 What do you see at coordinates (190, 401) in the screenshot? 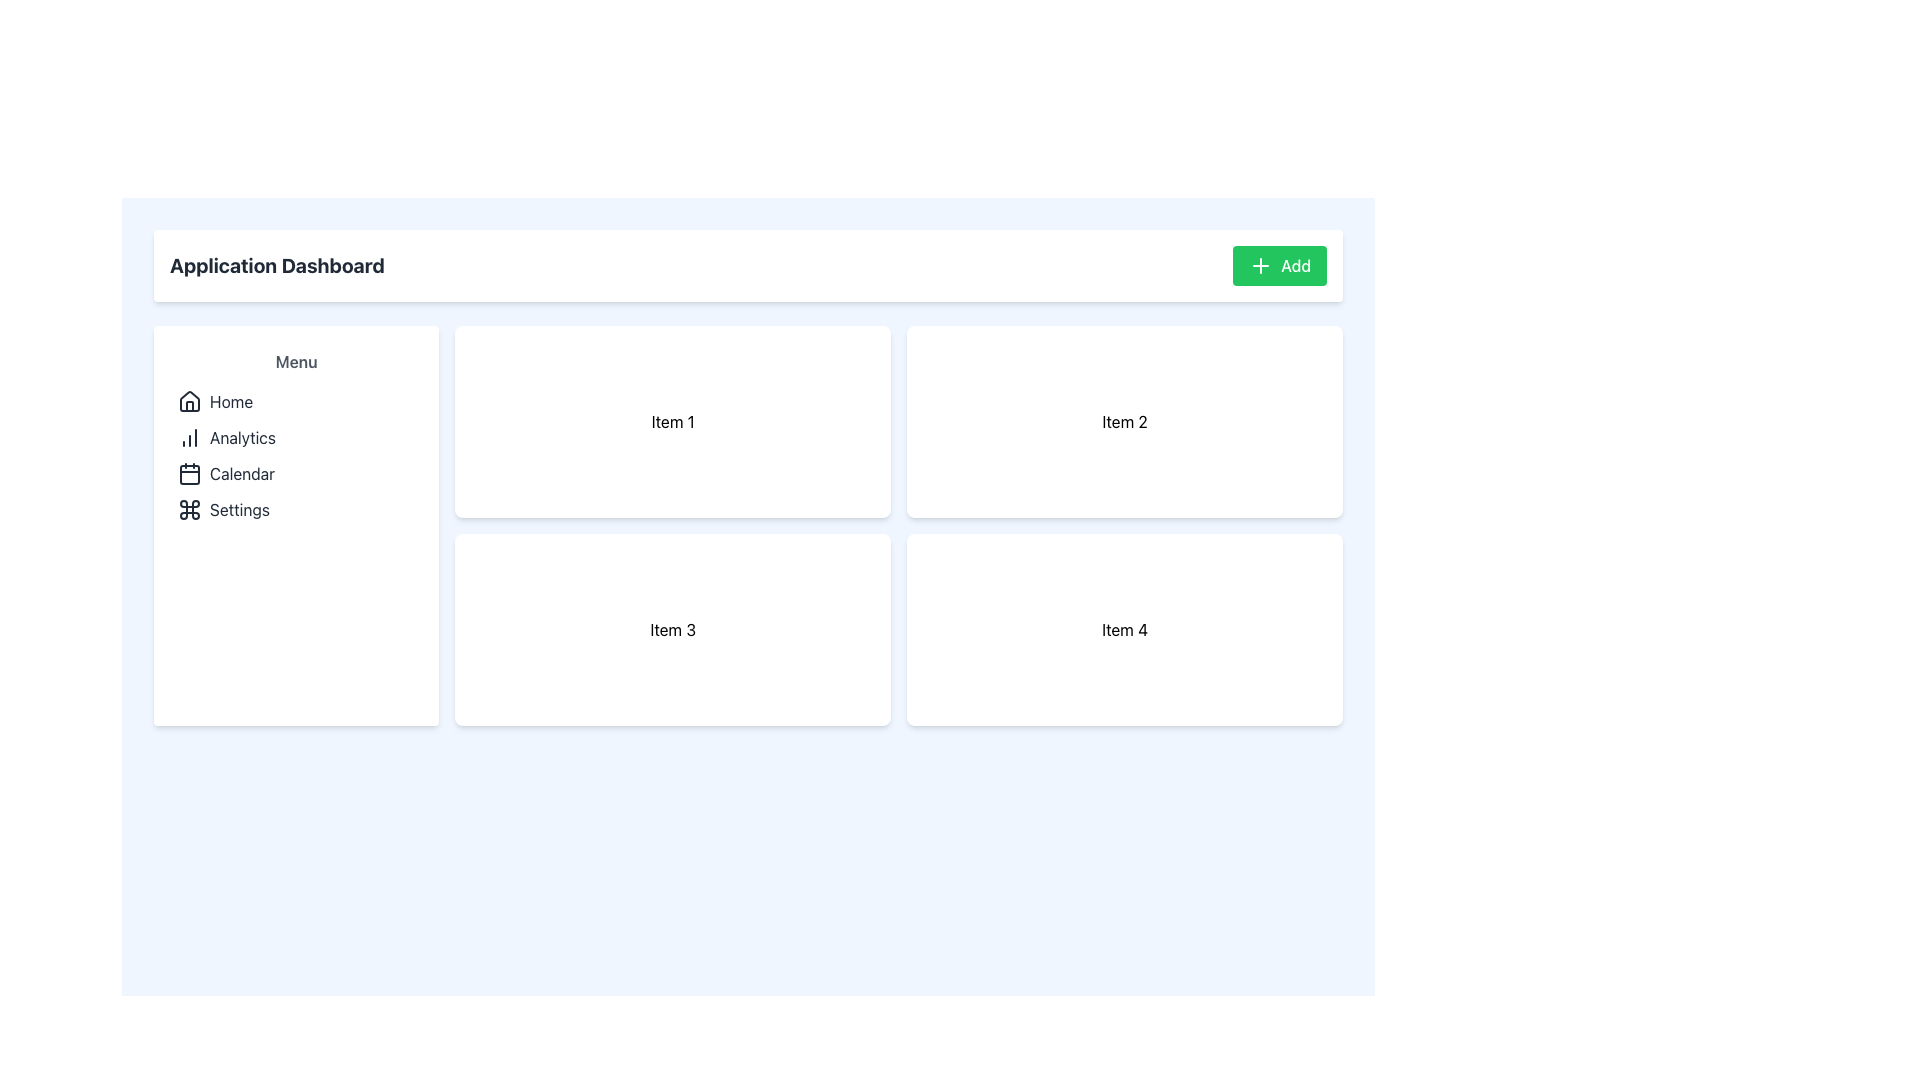
I see `the roof part of the house icon in the sidebar menu, which is visually represented as a triangular shape above the door illustration` at bounding box center [190, 401].